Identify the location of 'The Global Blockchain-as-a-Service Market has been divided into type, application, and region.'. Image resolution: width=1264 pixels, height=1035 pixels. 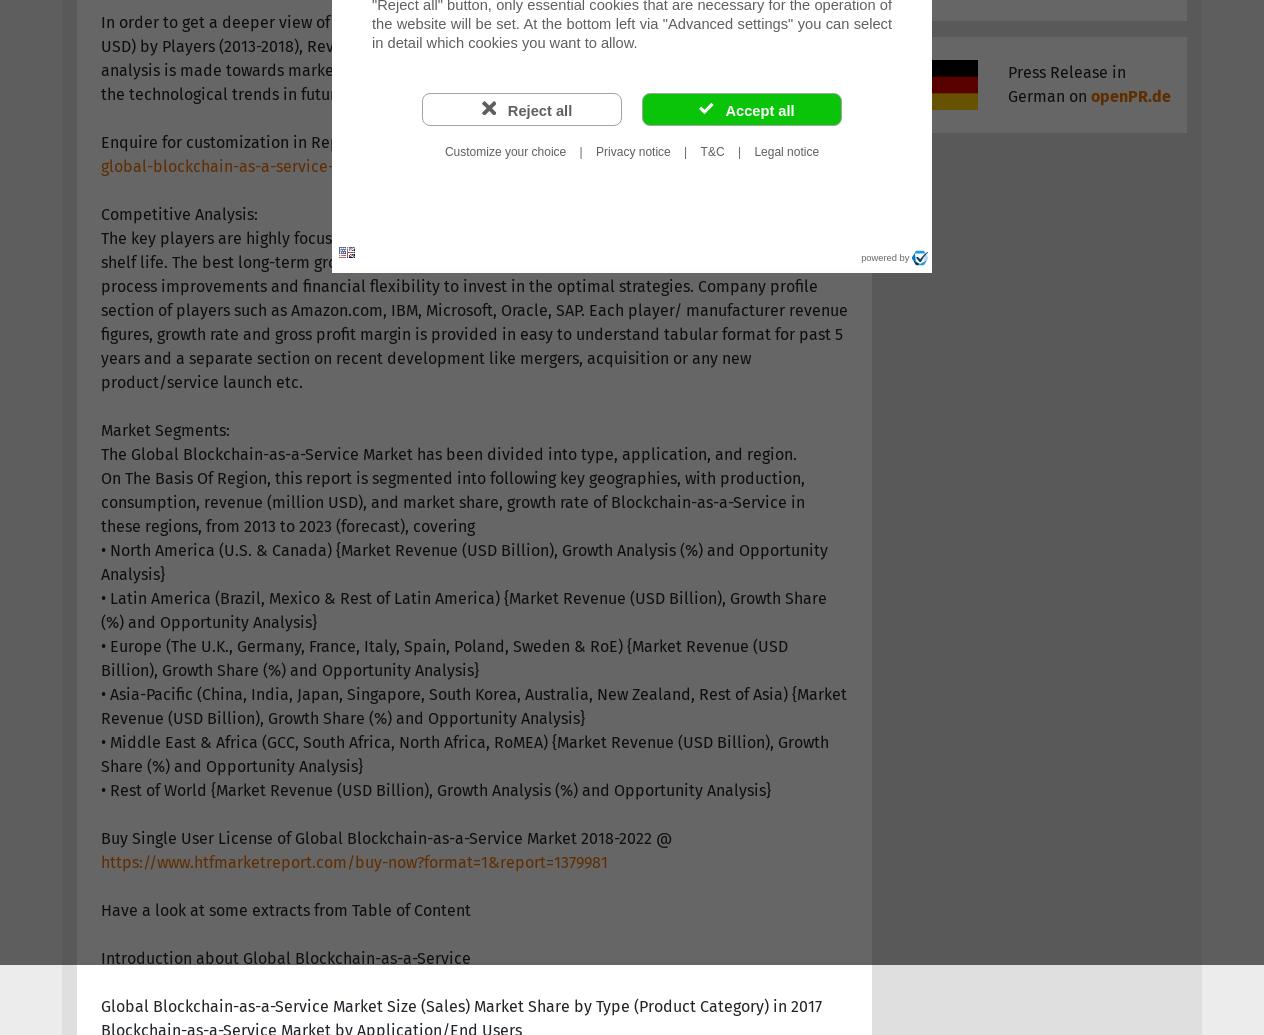
(447, 453).